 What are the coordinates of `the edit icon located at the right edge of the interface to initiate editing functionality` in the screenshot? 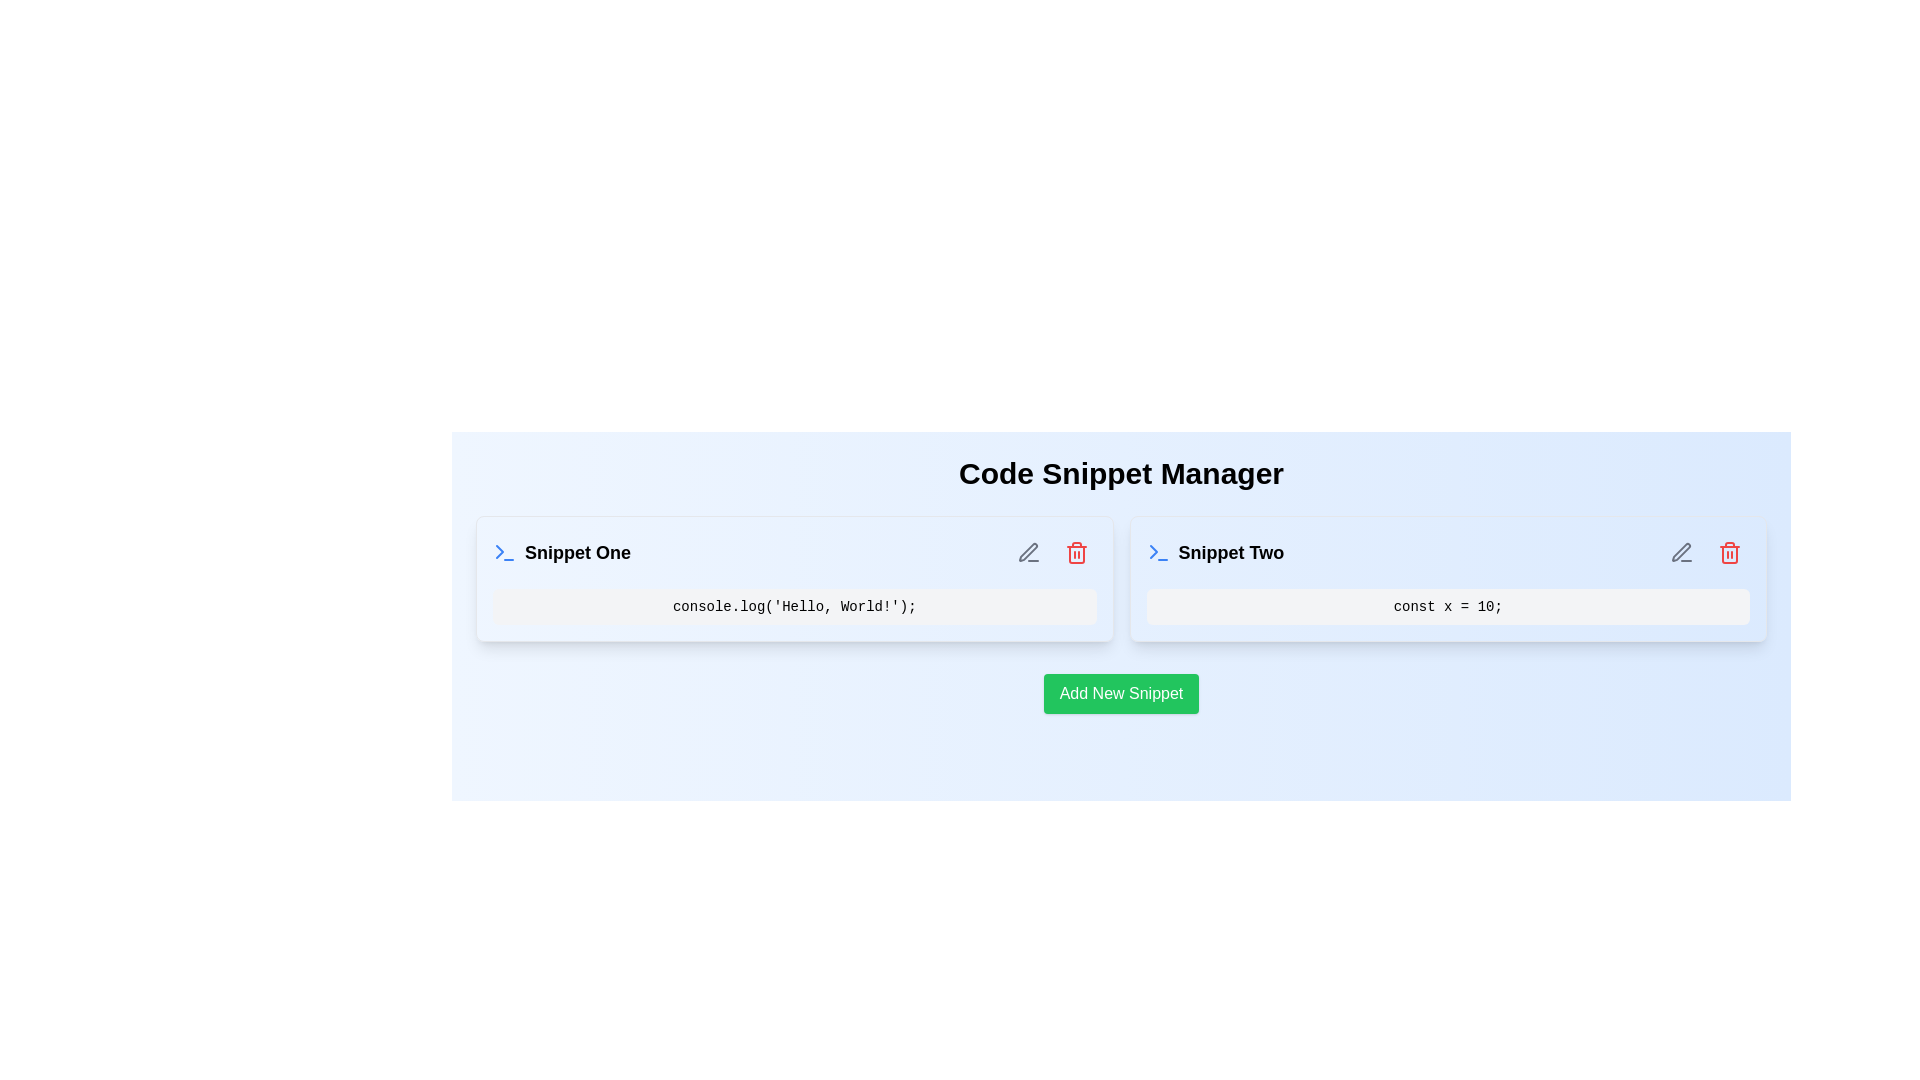 It's located at (1680, 552).